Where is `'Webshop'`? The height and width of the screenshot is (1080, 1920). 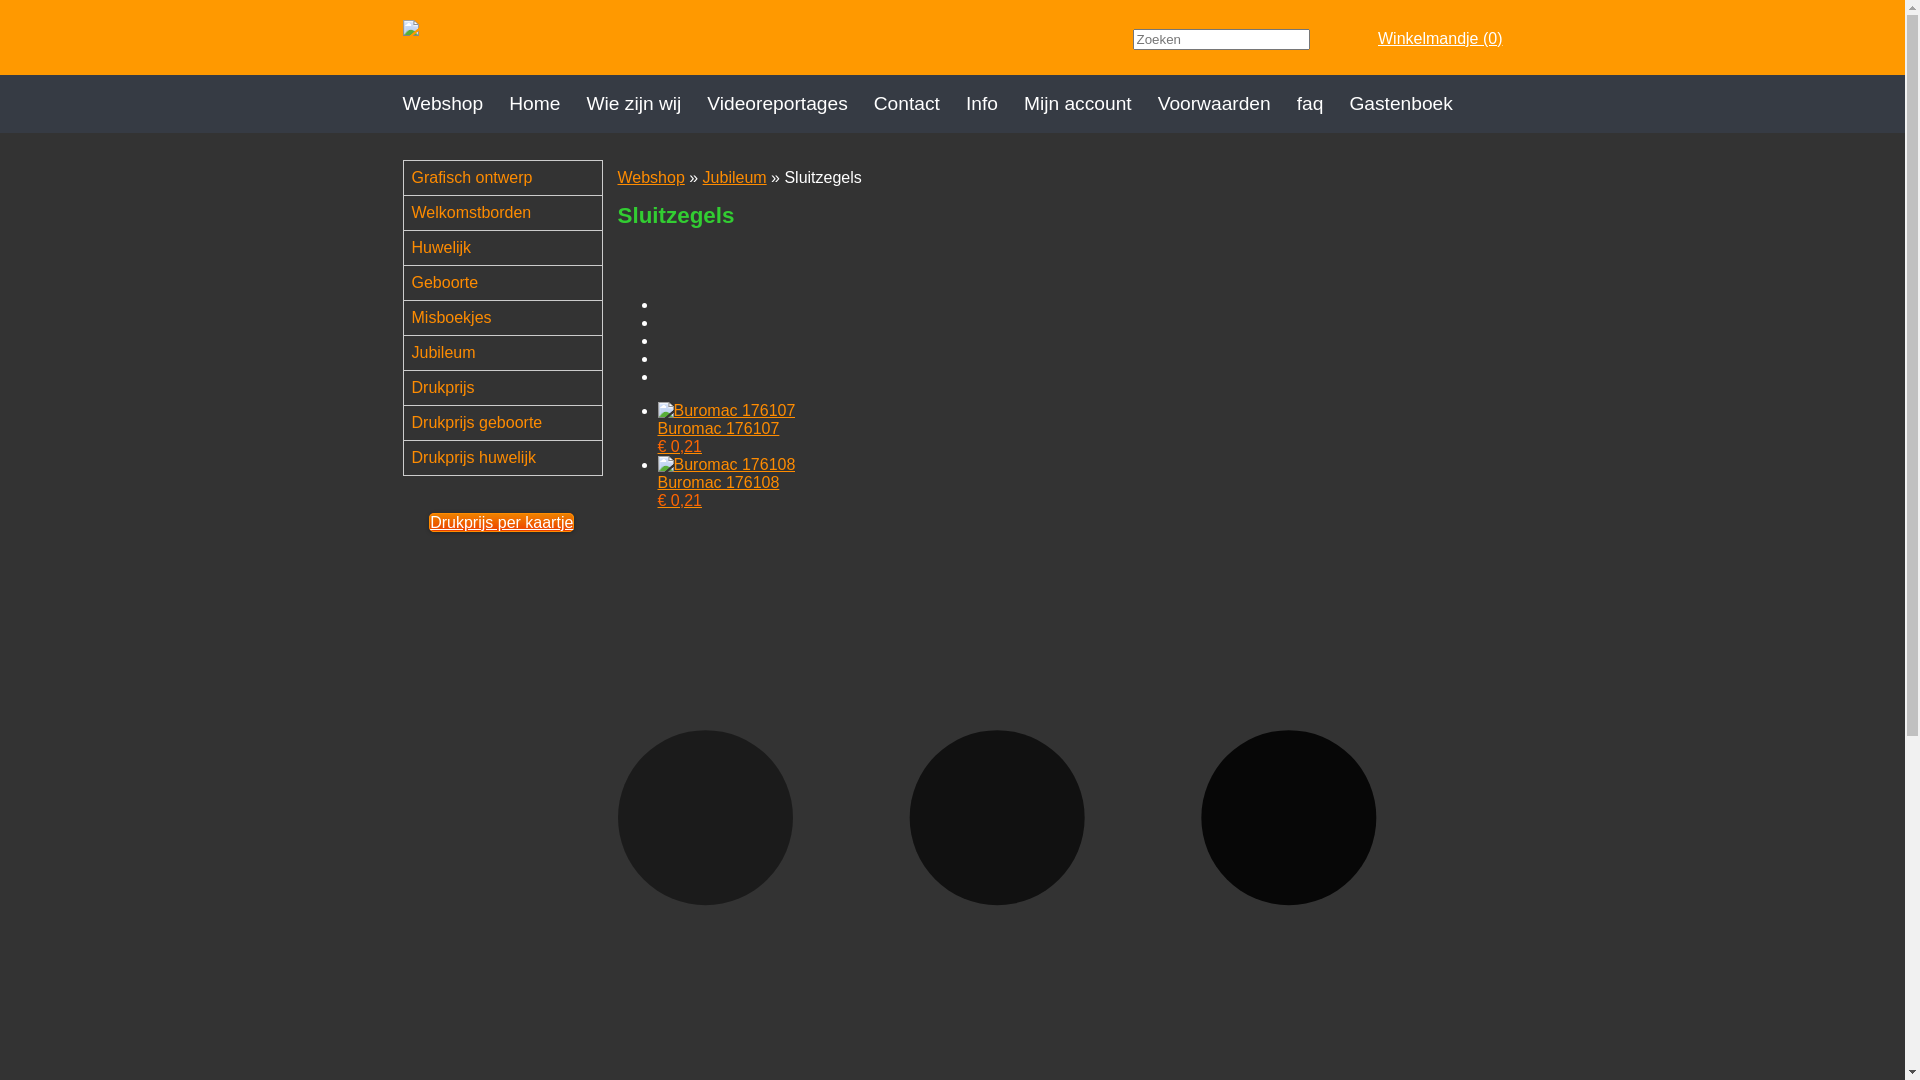
'Webshop' is located at coordinates (454, 104).